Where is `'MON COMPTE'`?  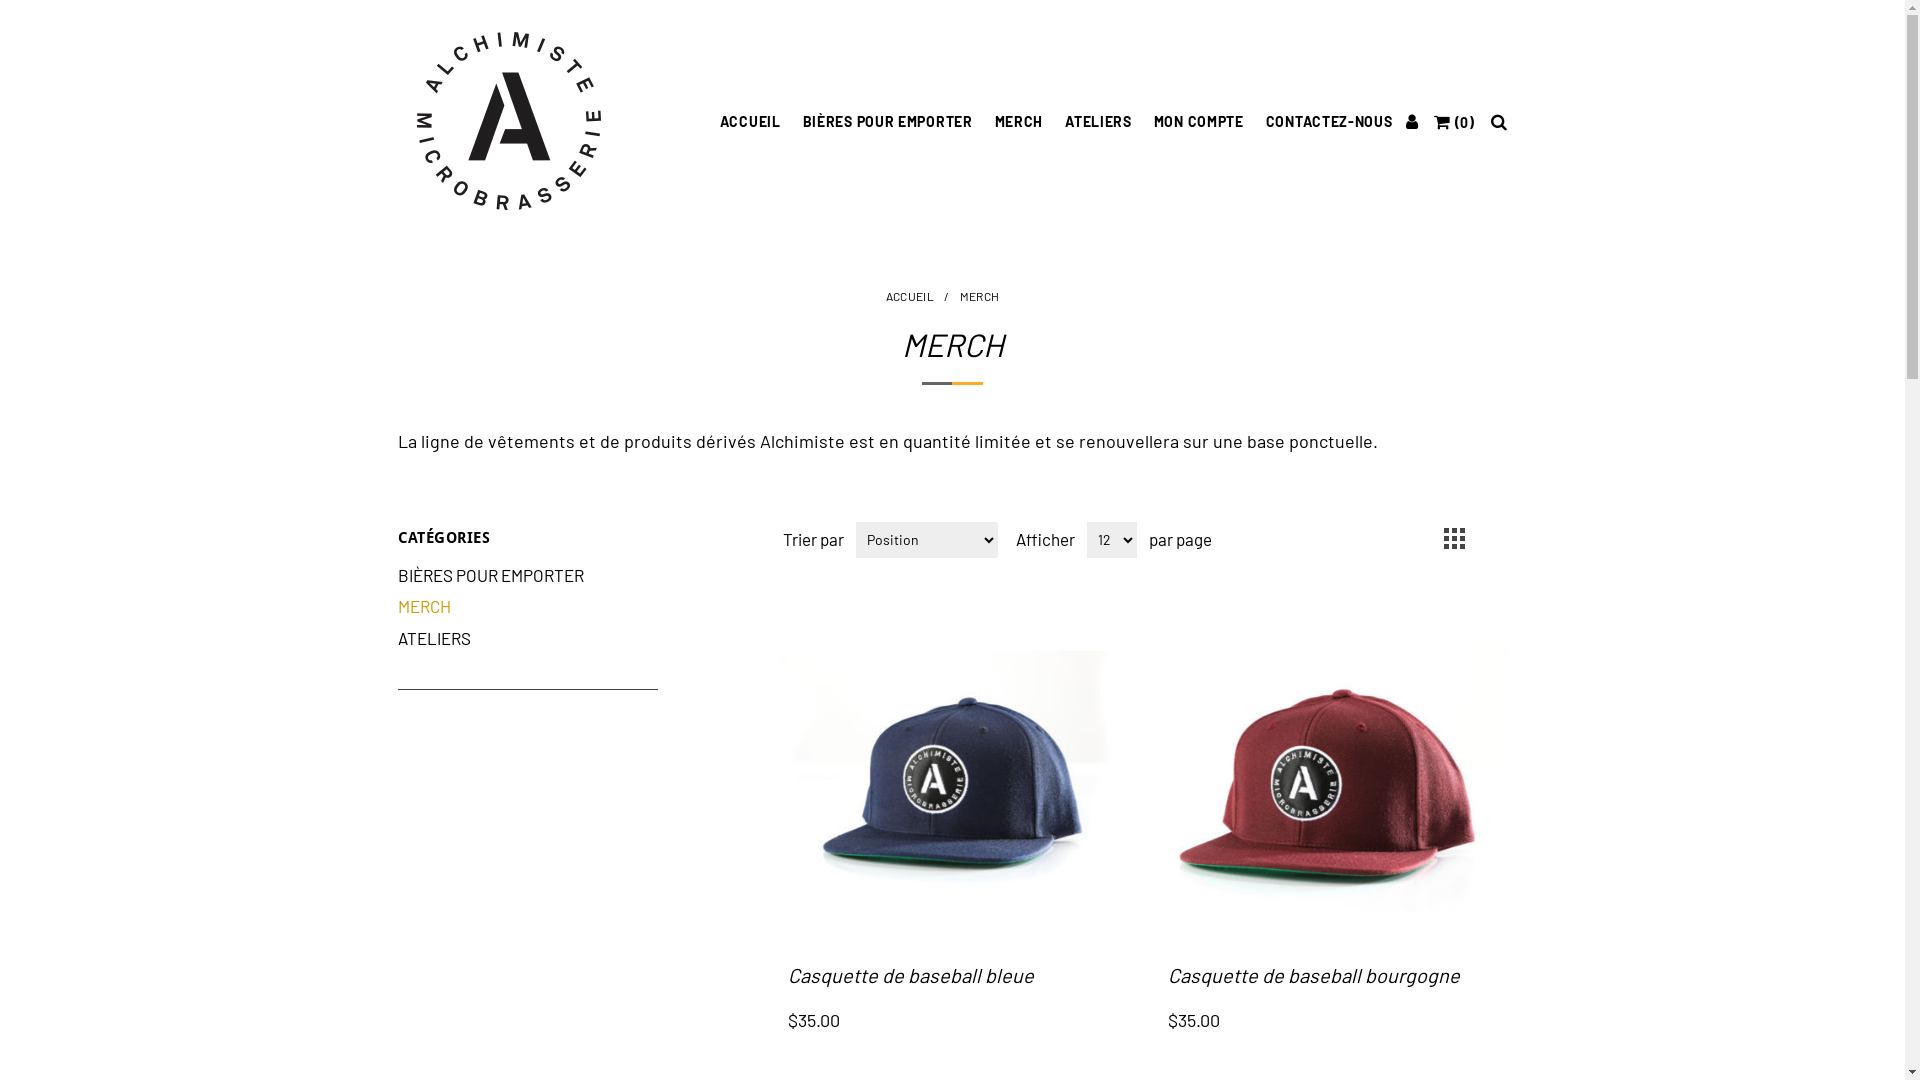 'MON COMPTE' is located at coordinates (1199, 122).